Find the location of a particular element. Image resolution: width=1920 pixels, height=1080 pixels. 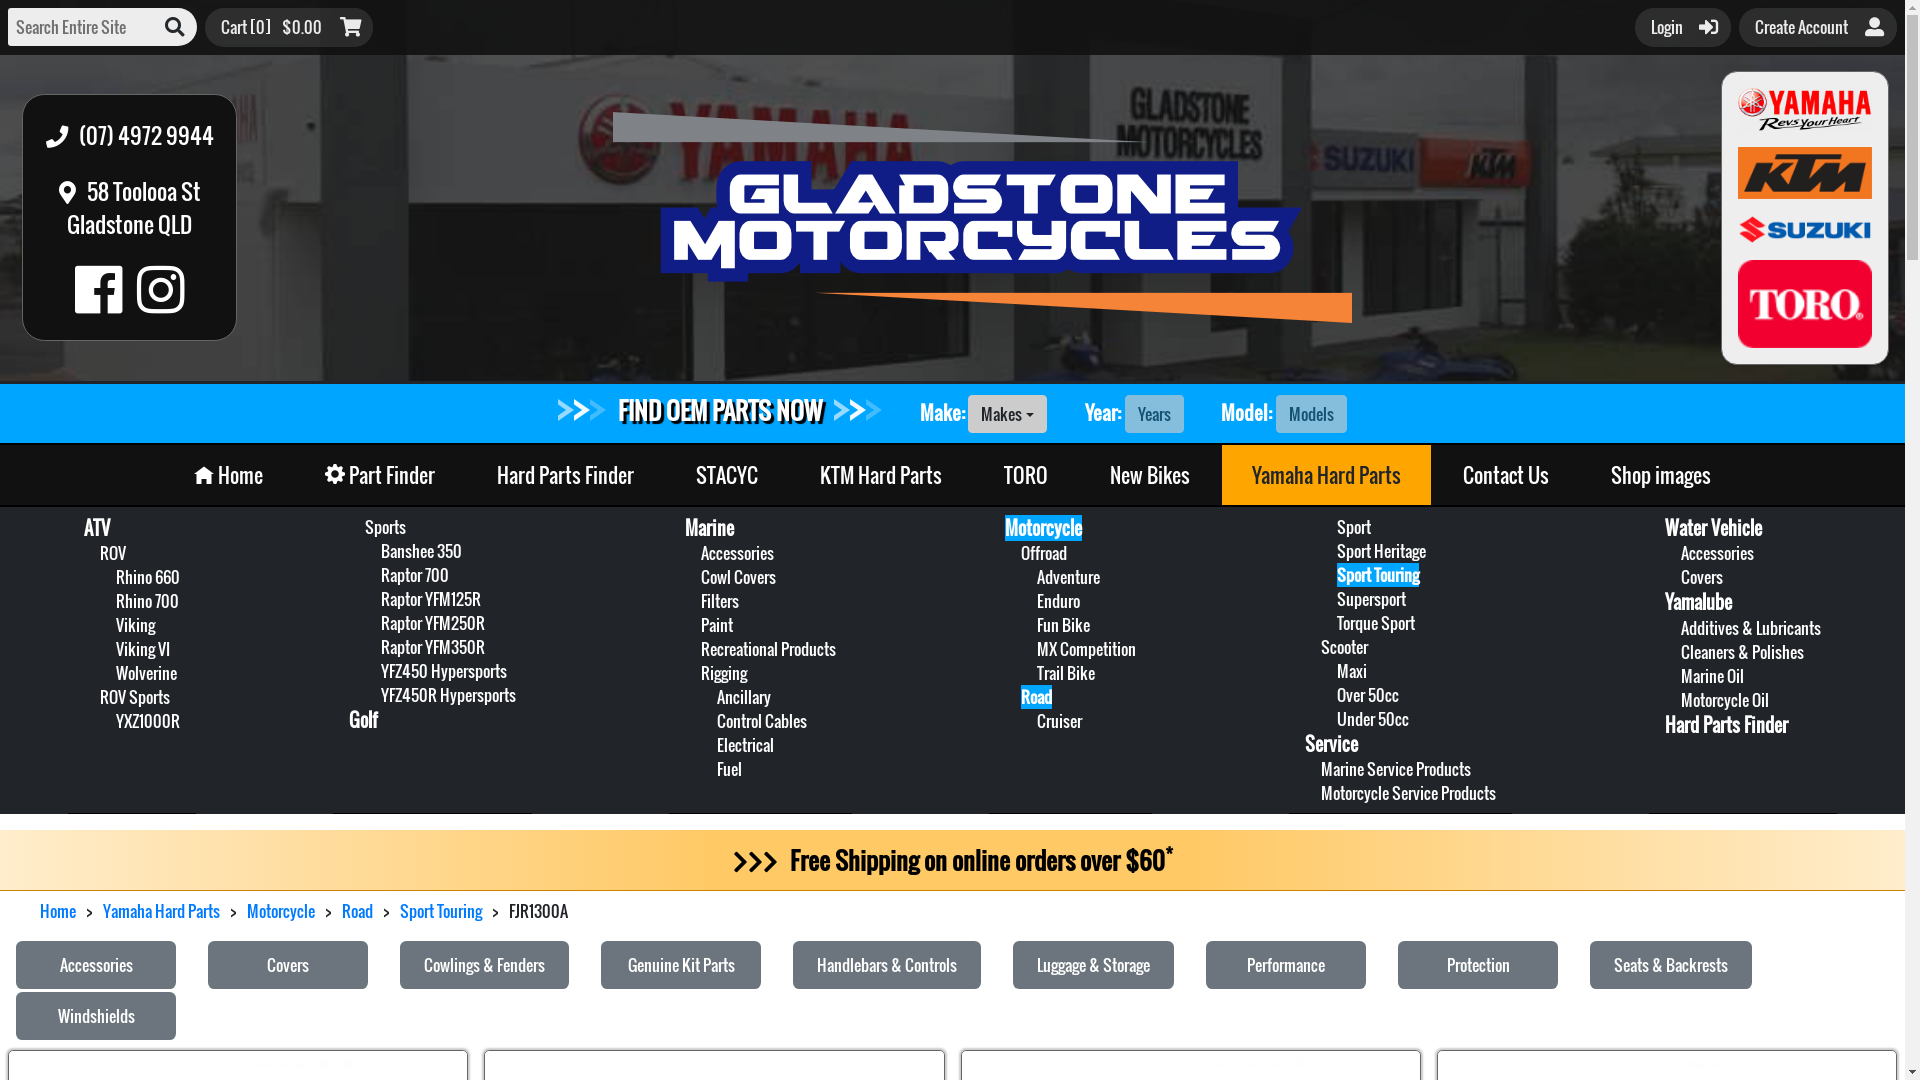

'ROV Sports' is located at coordinates (99, 696).